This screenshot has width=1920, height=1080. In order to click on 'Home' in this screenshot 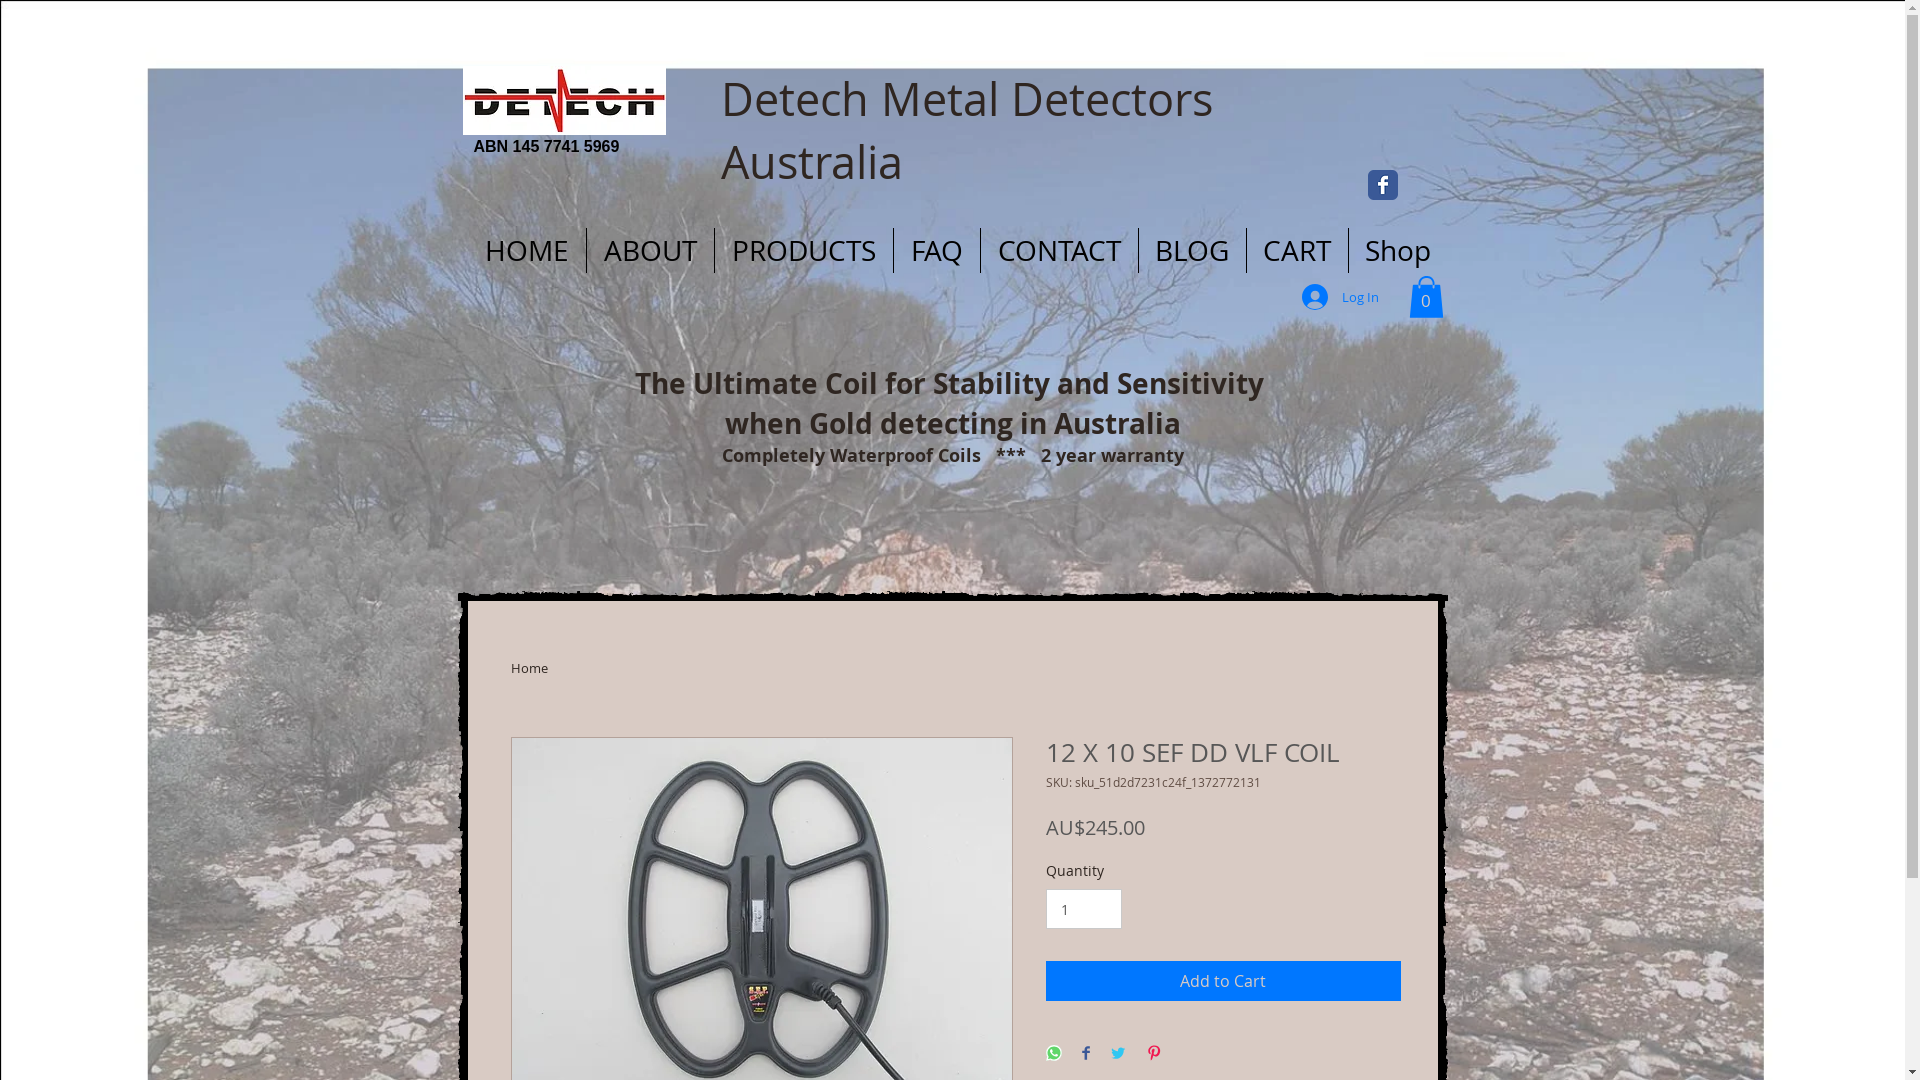, I will do `click(528, 667)`.